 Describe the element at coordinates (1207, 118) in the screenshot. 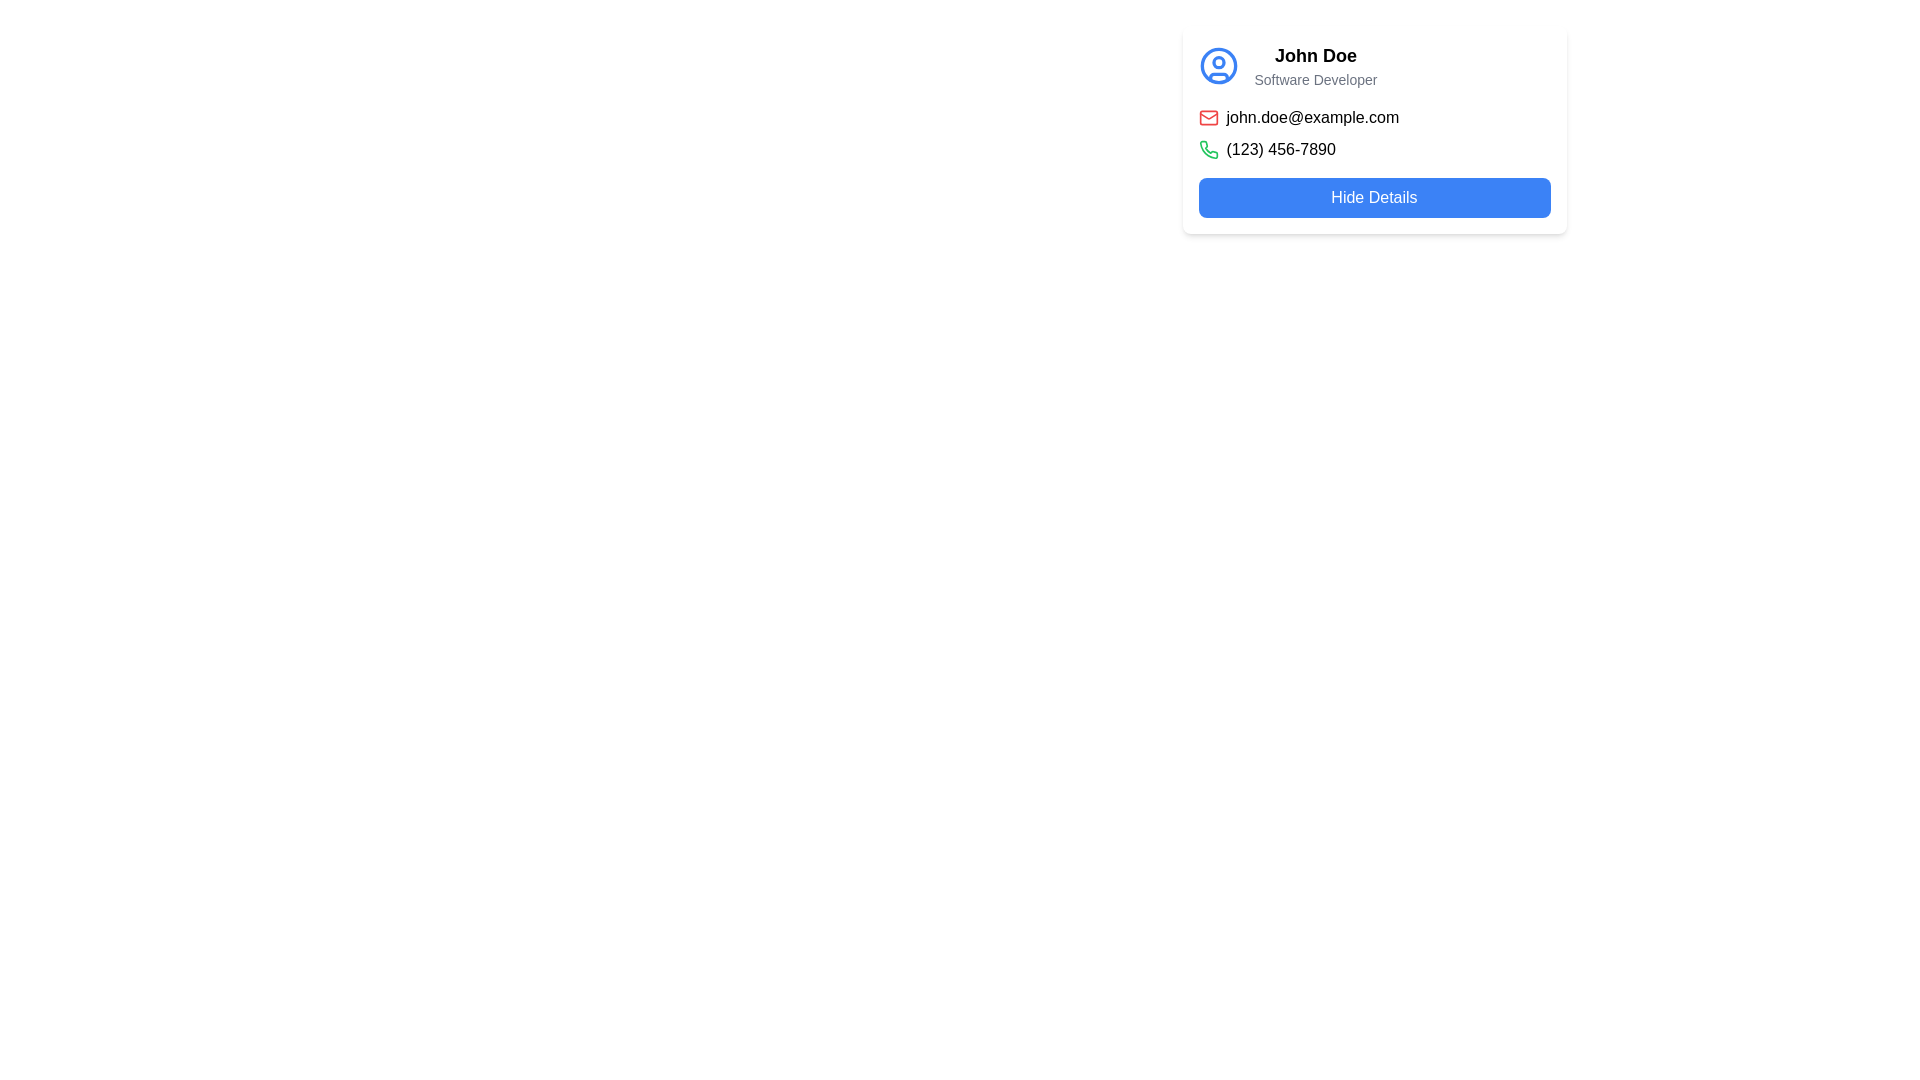

I see `the red-colored envelope icon representing an email, located to the left of the email address 'john.doe@example.com'` at that location.